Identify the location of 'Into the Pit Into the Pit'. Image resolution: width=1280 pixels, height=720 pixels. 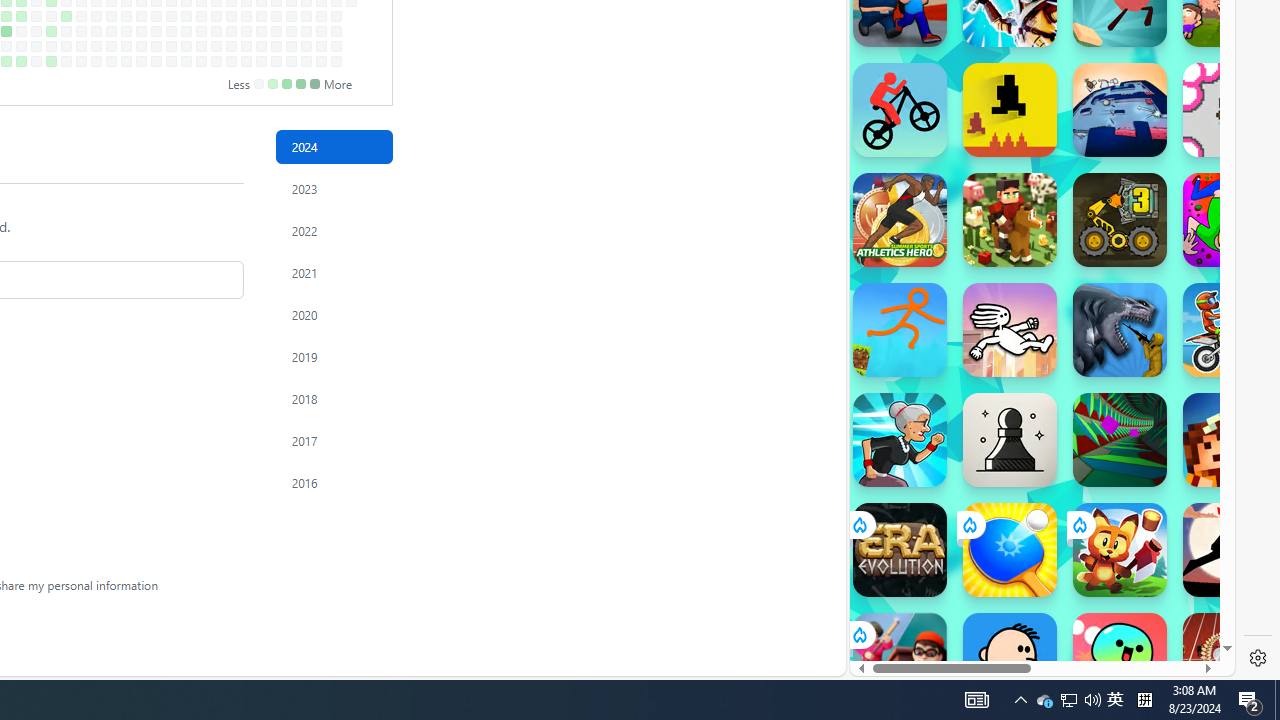
(1229, 110).